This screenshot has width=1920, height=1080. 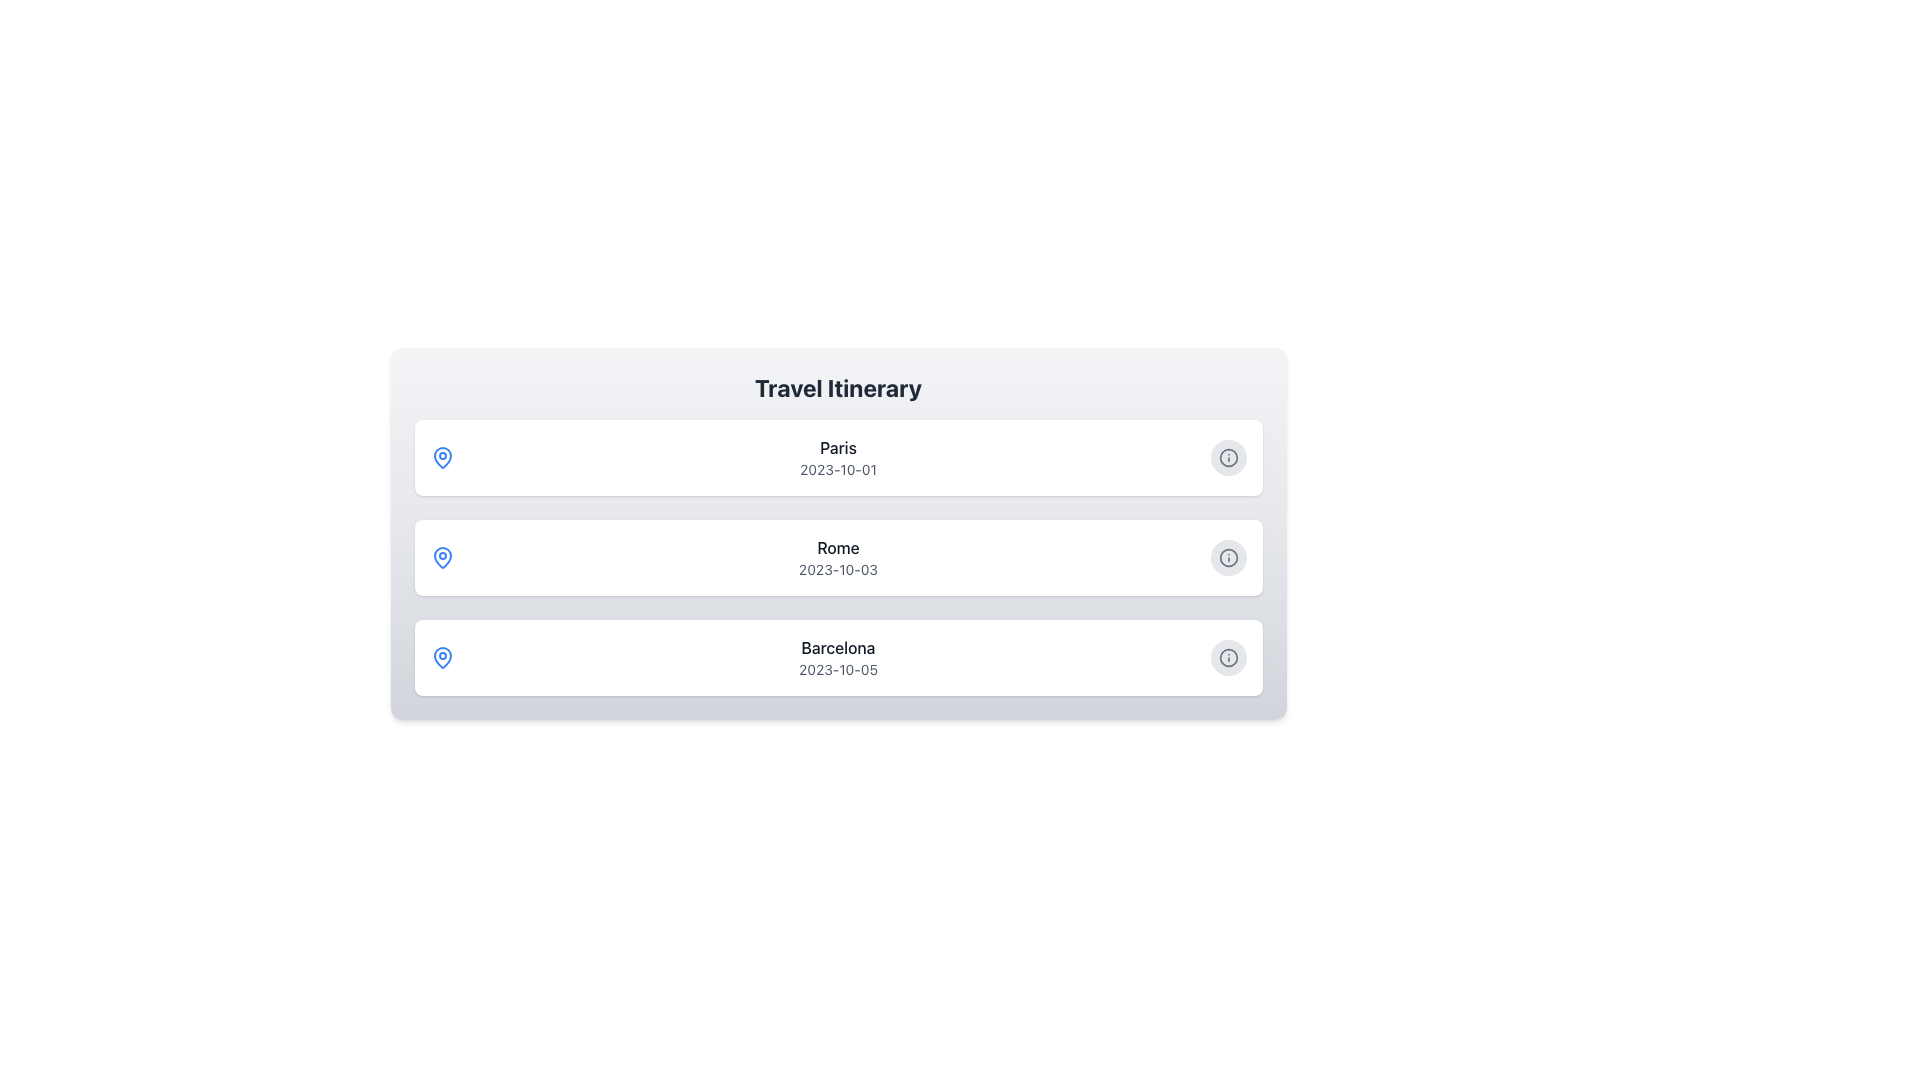 I want to click on the 'Paris' text in the travel destinations list item, so click(x=838, y=458).